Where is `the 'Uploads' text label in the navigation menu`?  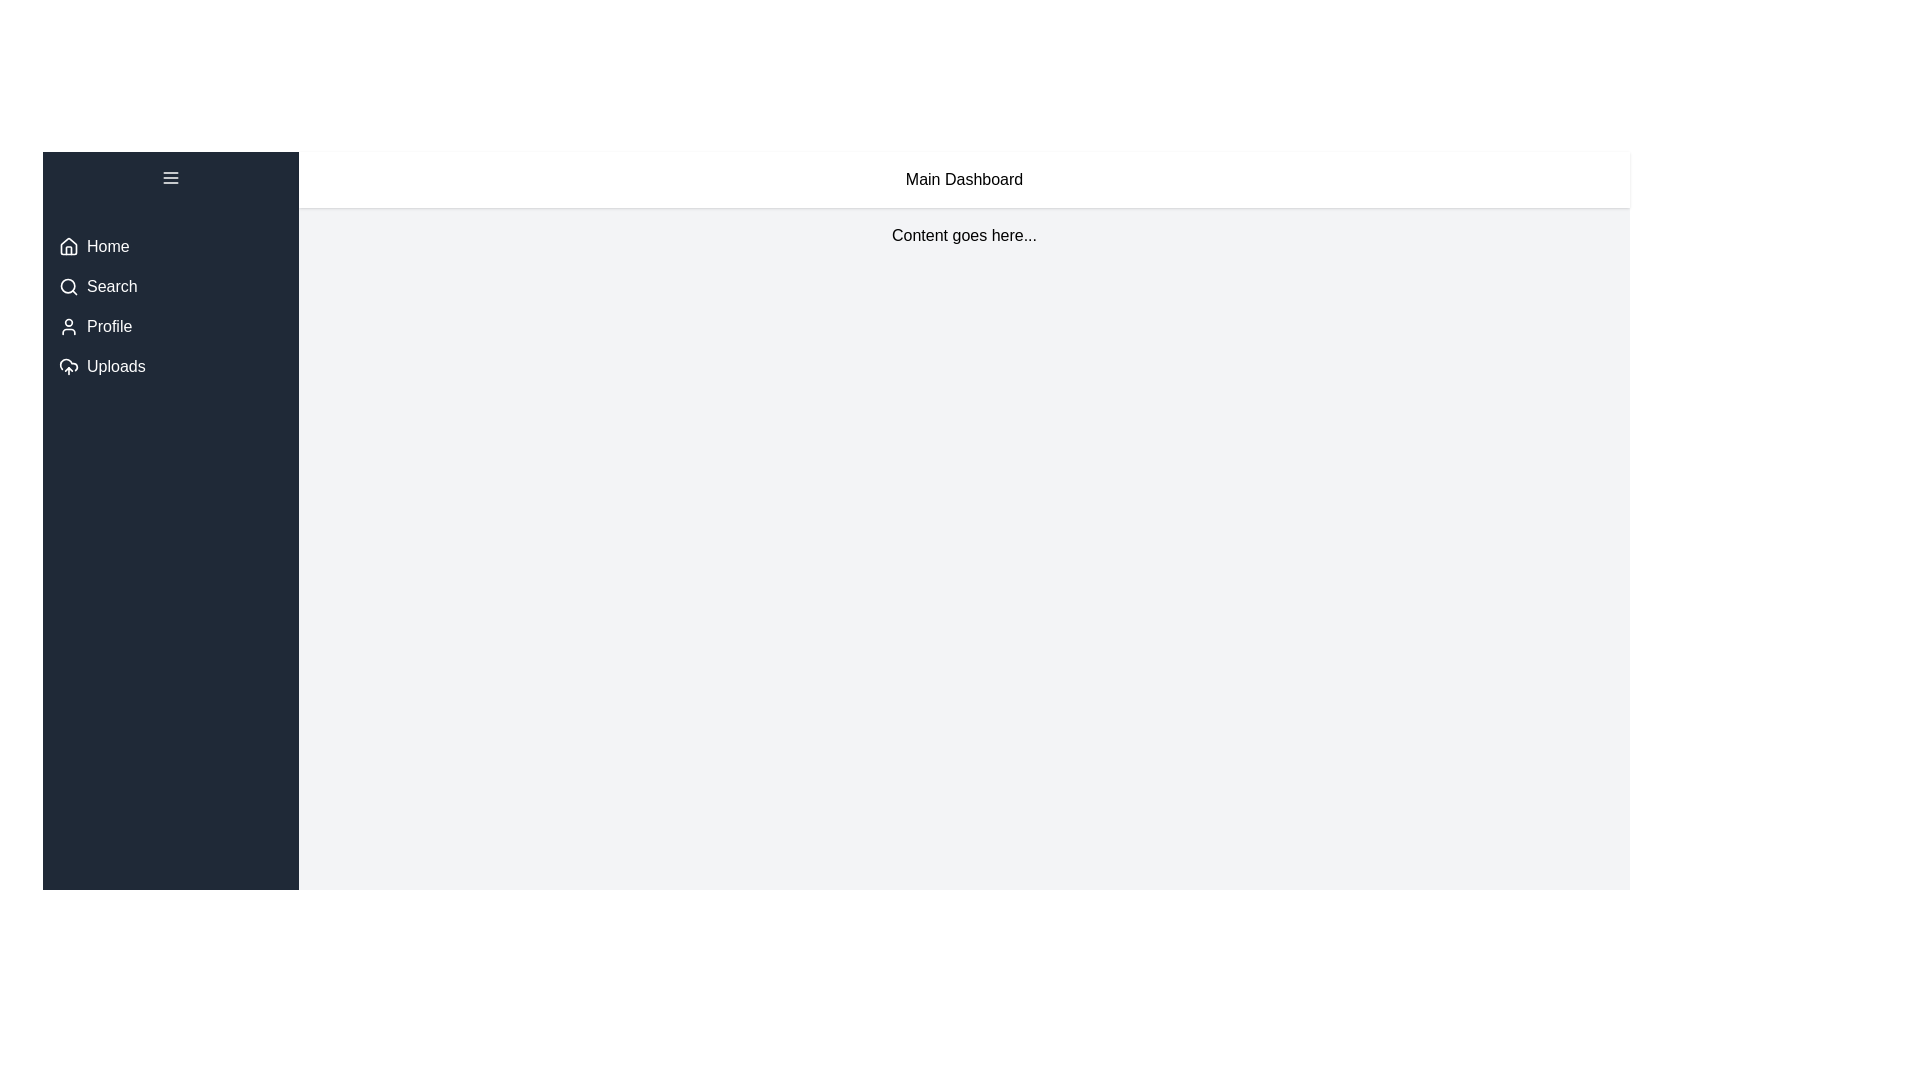 the 'Uploads' text label in the navigation menu is located at coordinates (115, 366).